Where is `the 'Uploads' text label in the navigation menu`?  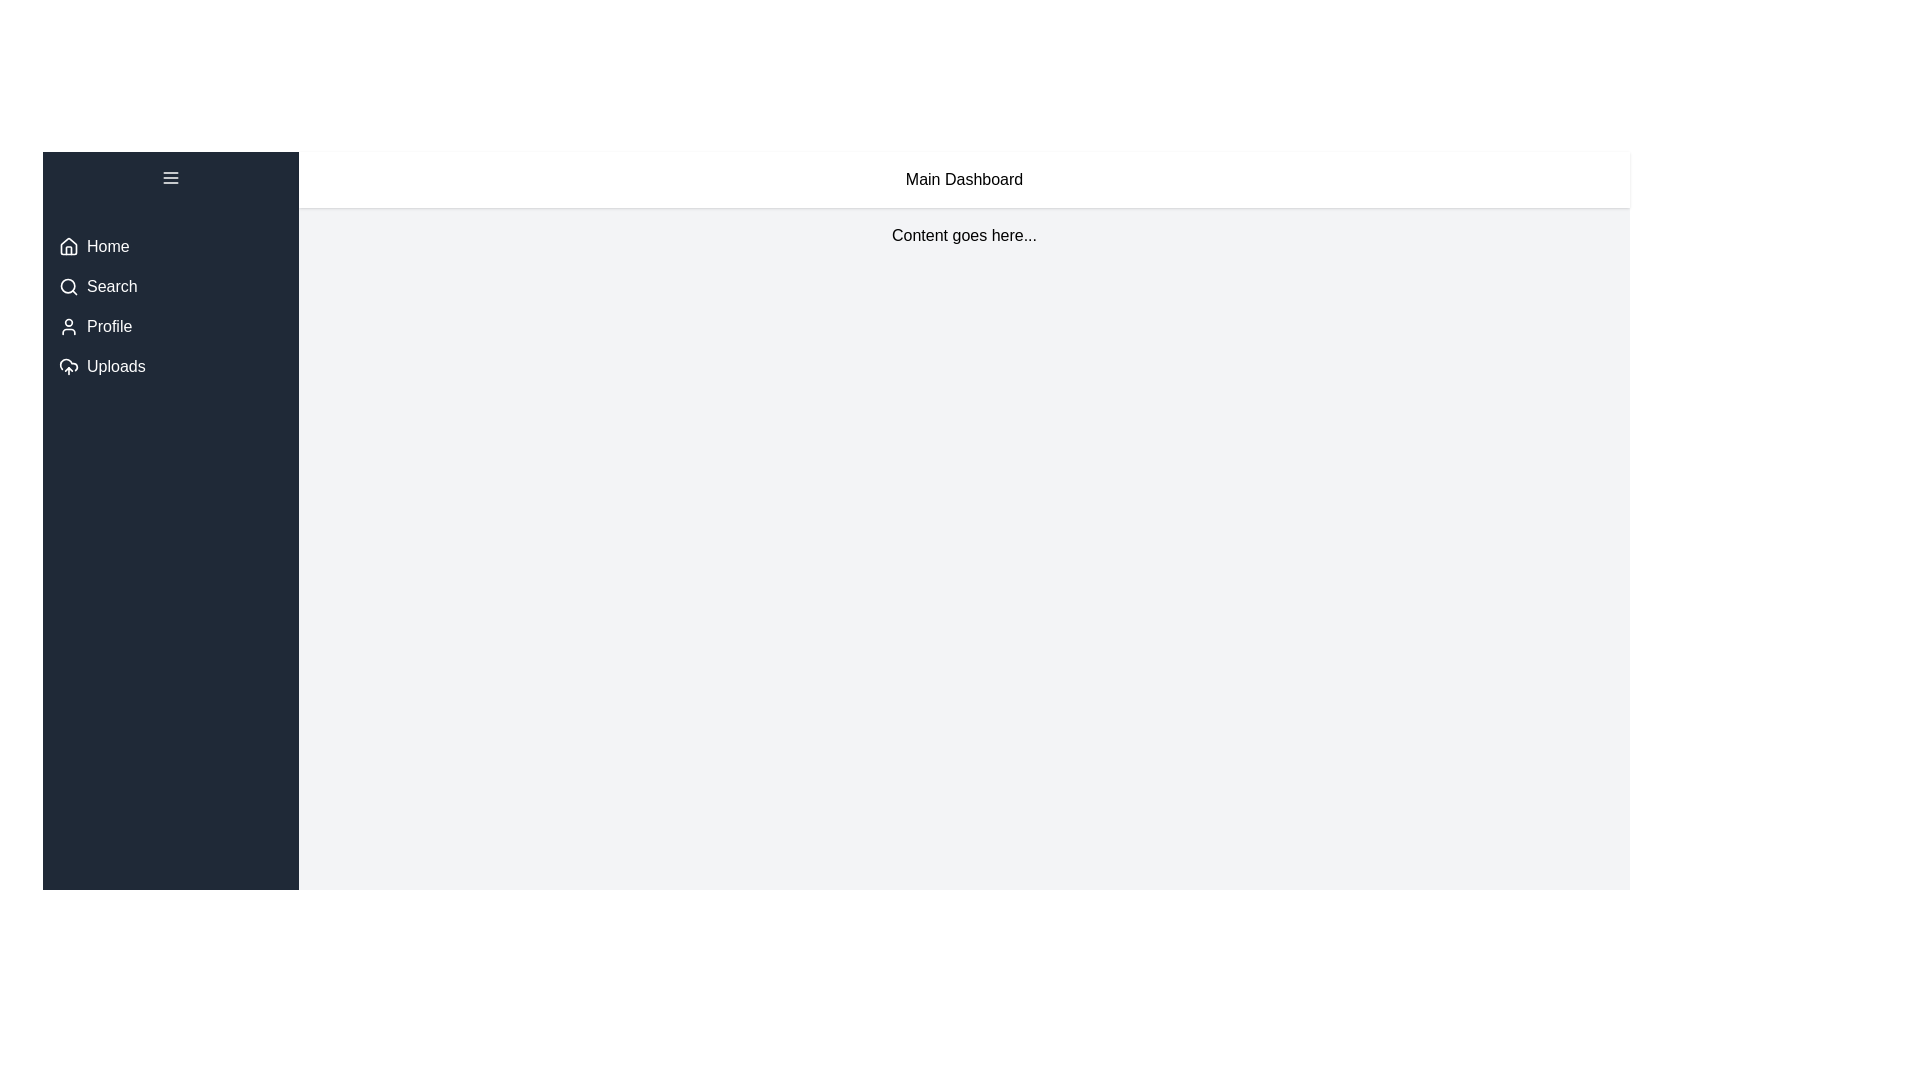 the 'Uploads' text label in the navigation menu is located at coordinates (115, 366).